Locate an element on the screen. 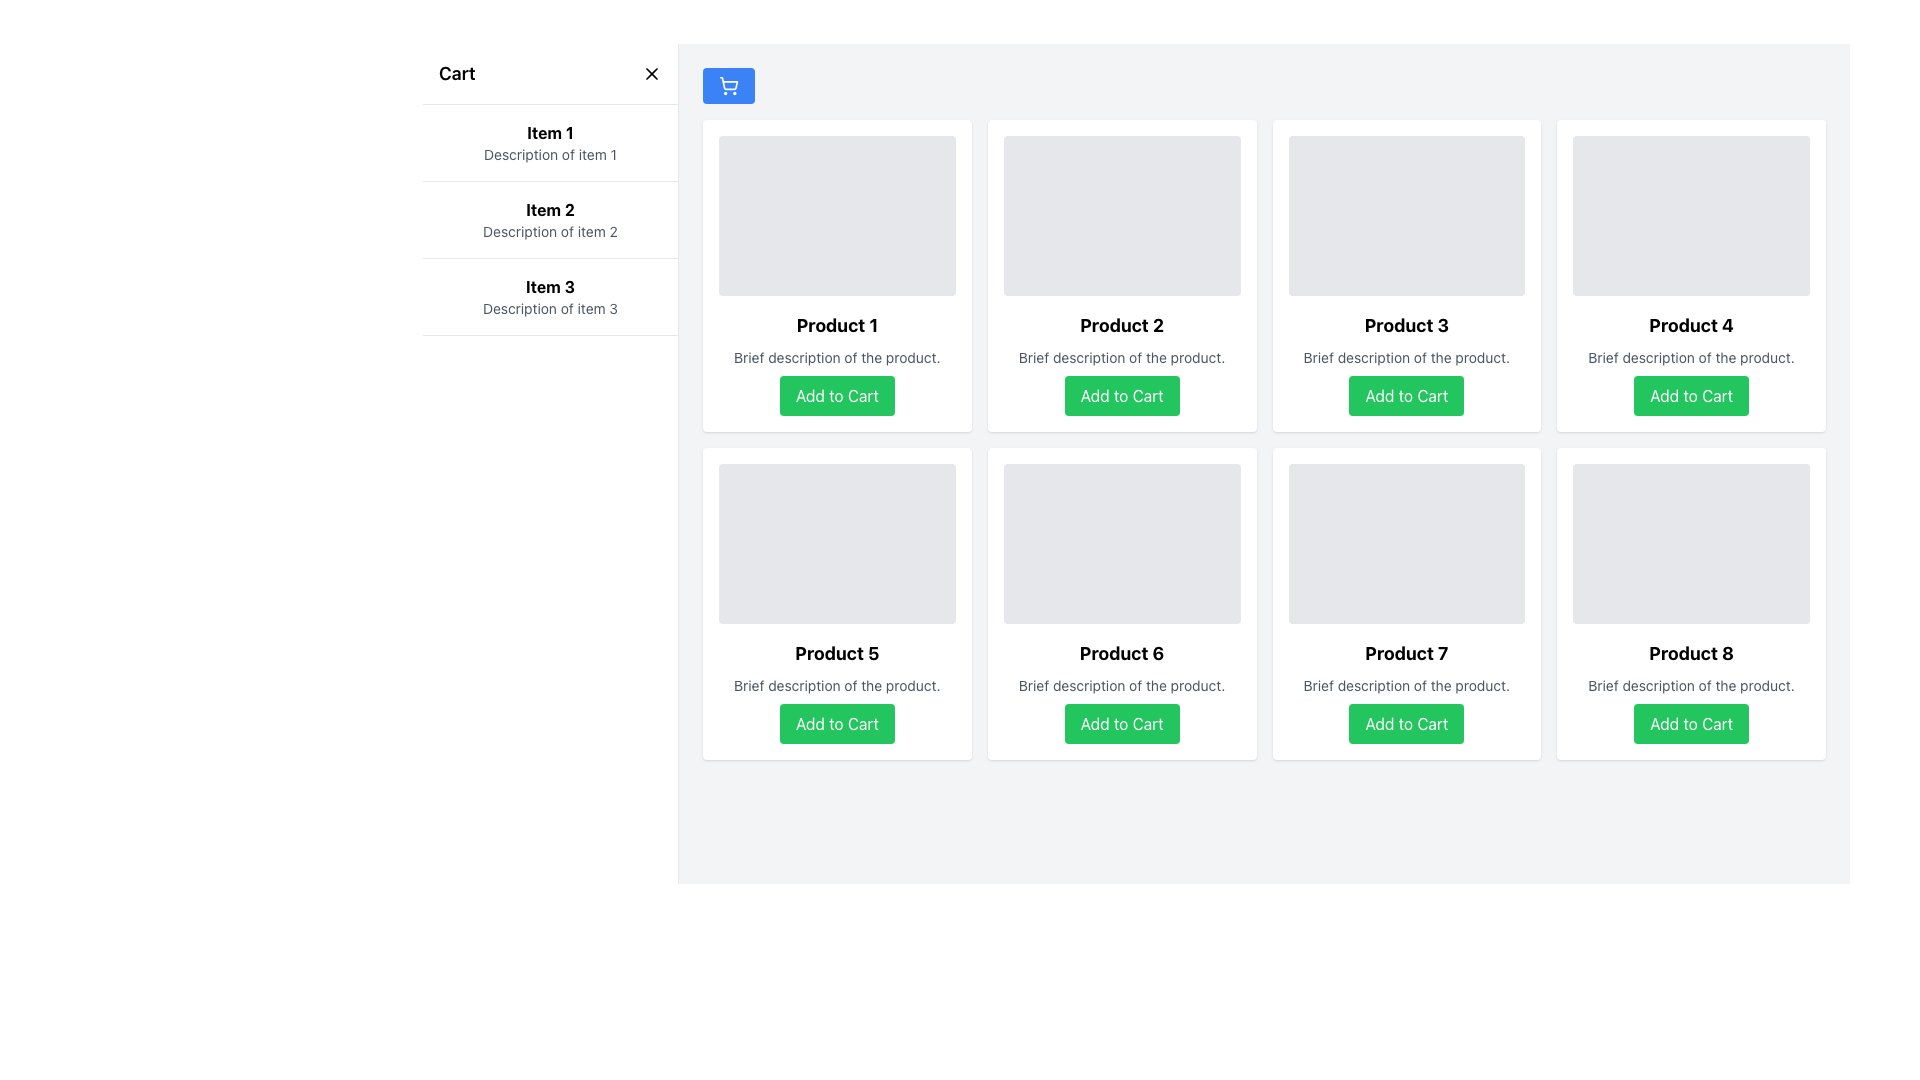 This screenshot has height=1080, width=1920. the close icon located at the top-right corner of the 'Cart' section is located at coordinates (652, 72).